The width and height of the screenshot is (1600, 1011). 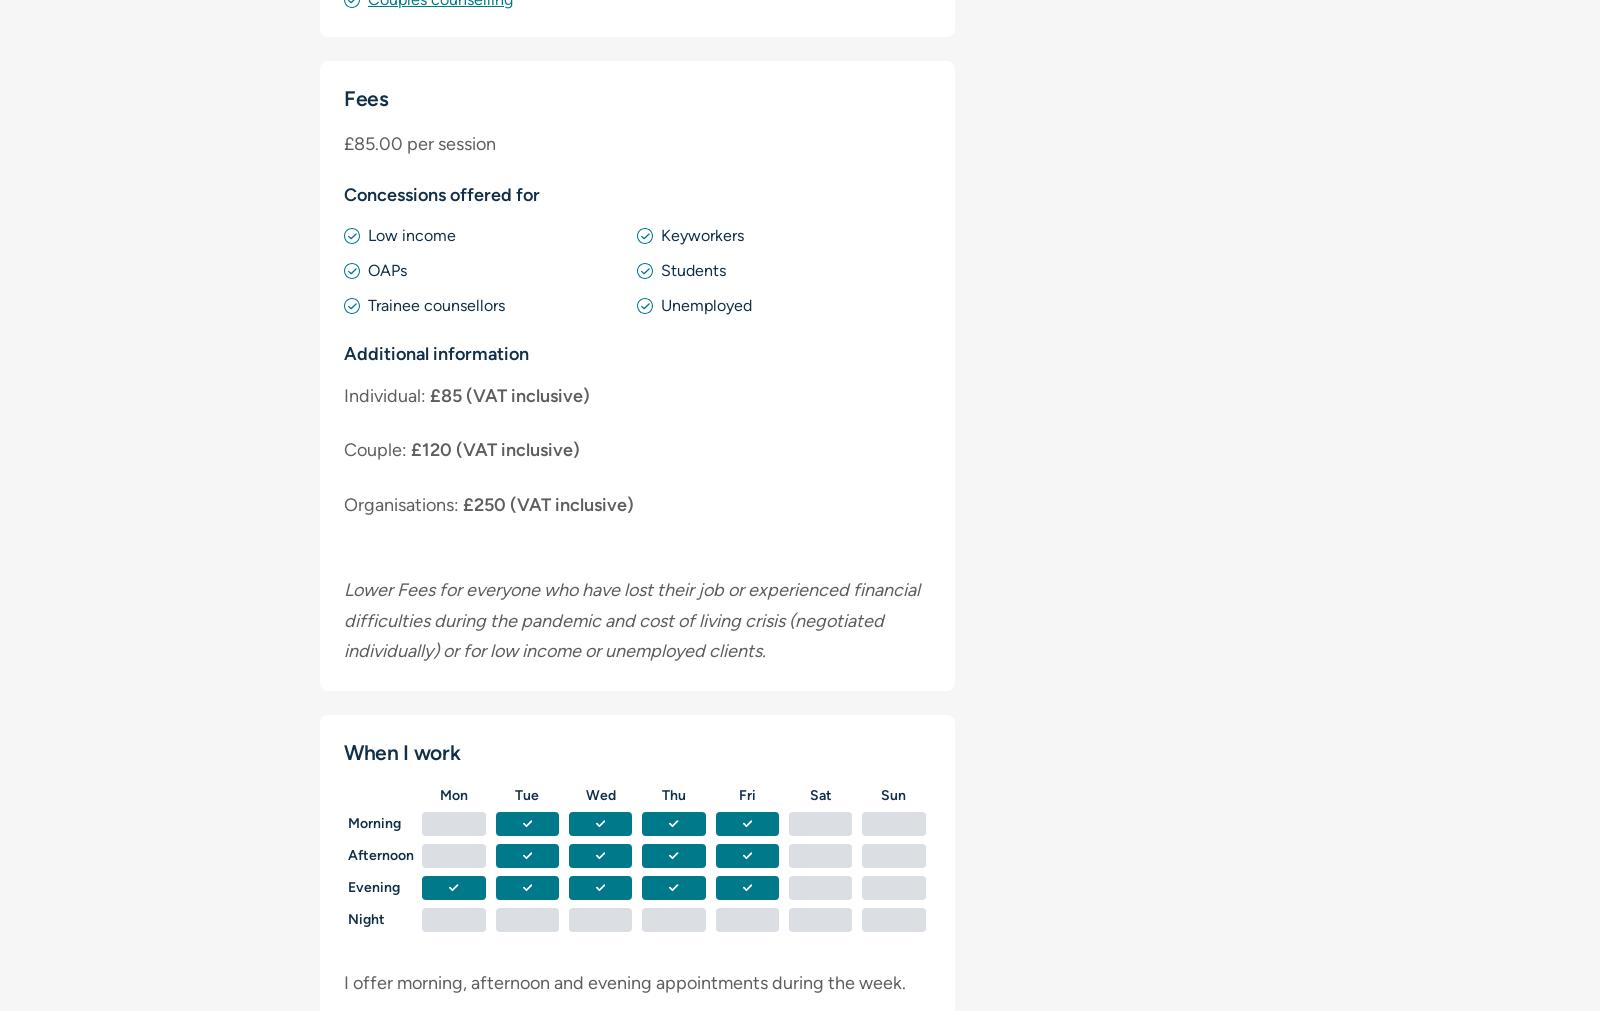 What do you see at coordinates (897, 793) in the screenshot?
I see `'un'` at bounding box center [897, 793].